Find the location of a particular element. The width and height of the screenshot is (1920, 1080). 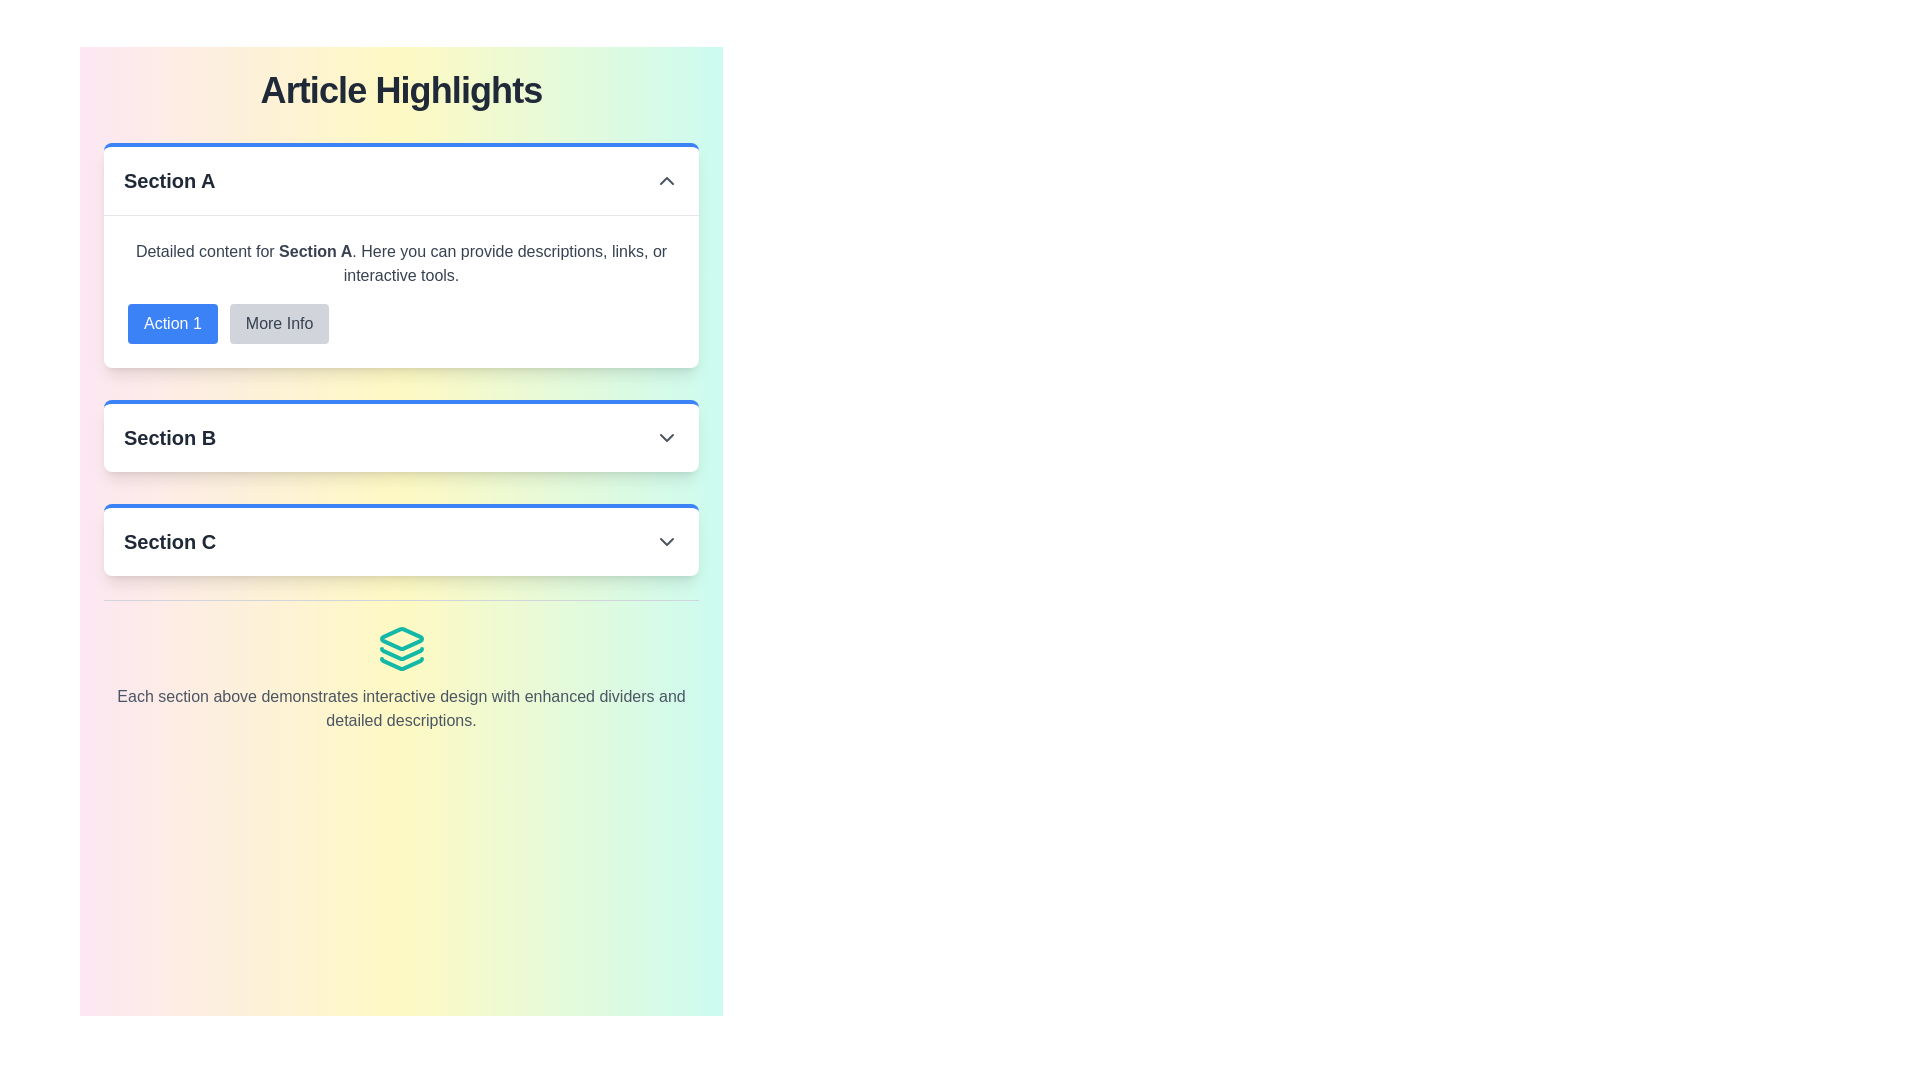

the button located to the right of 'Action 1' under the heading 'Section A' is located at coordinates (278, 323).